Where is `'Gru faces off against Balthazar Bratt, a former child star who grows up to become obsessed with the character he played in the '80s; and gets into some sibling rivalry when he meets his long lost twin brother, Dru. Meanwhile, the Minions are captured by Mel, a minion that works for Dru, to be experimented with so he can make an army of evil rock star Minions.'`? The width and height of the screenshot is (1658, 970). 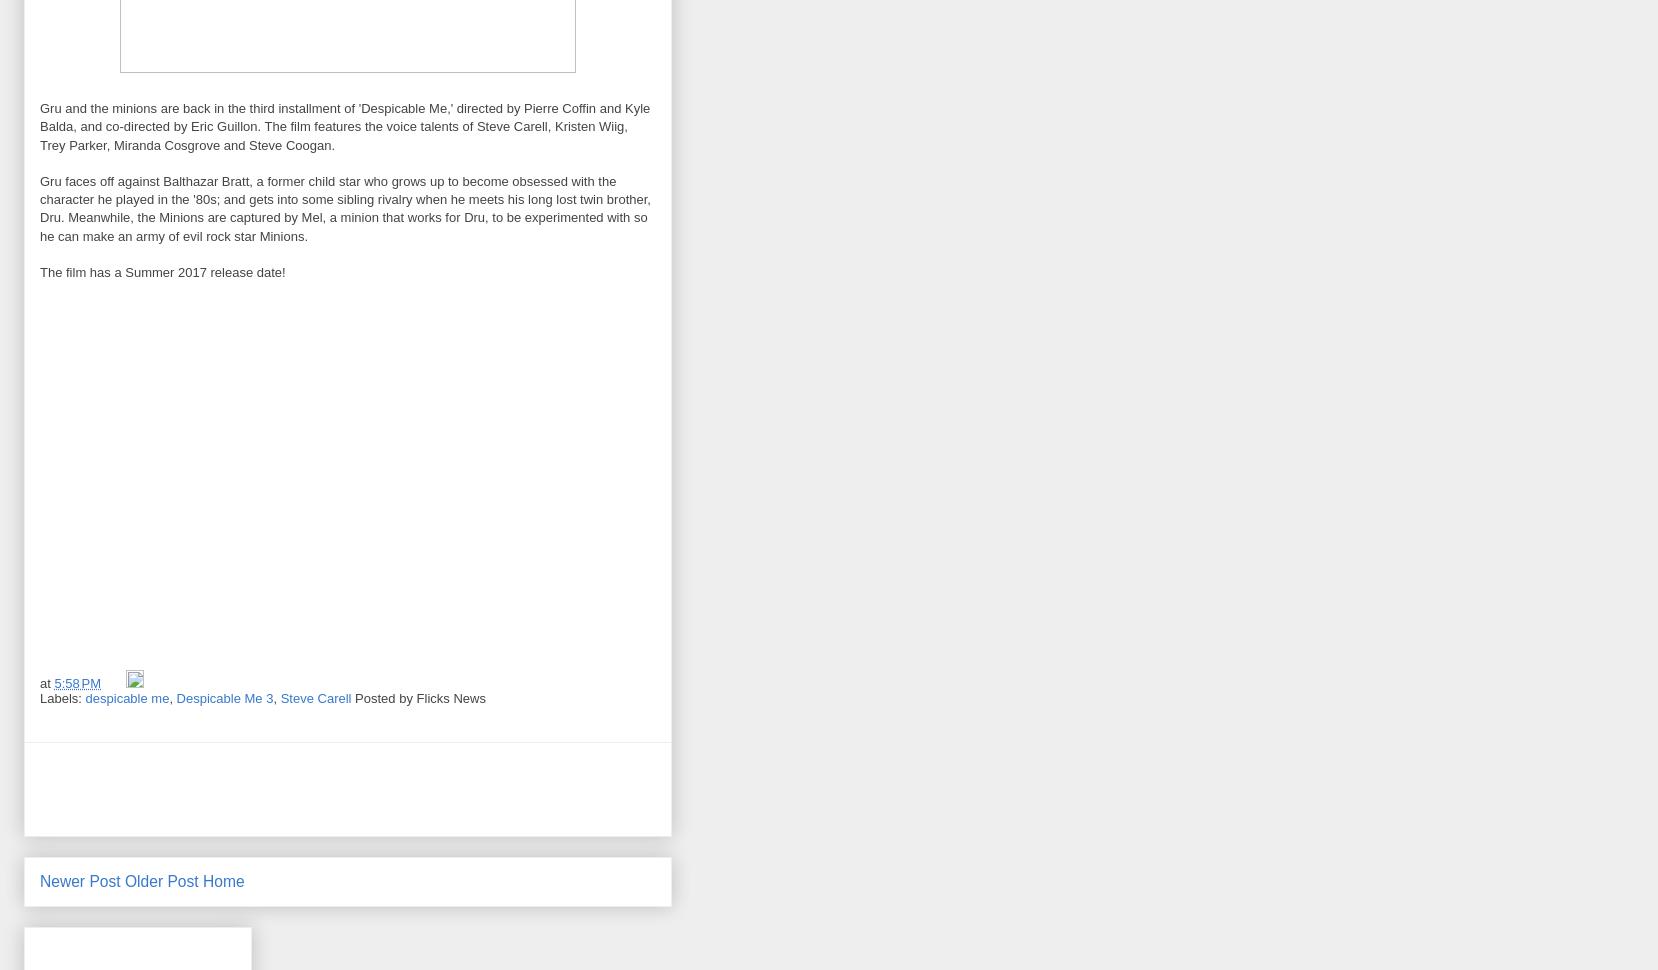 'Gru faces off against Balthazar Bratt, a former child star who grows up to become obsessed with the character he played in the '80s; and gets into some sibling rivalry when he meets his long lost twin brother, Dru. Meanwhile, the Minions are captured by Mel, a minion that works for Dru, to be experimented with so he can make an army of evil rock star Minions.' is located at coordinates (38, 207).